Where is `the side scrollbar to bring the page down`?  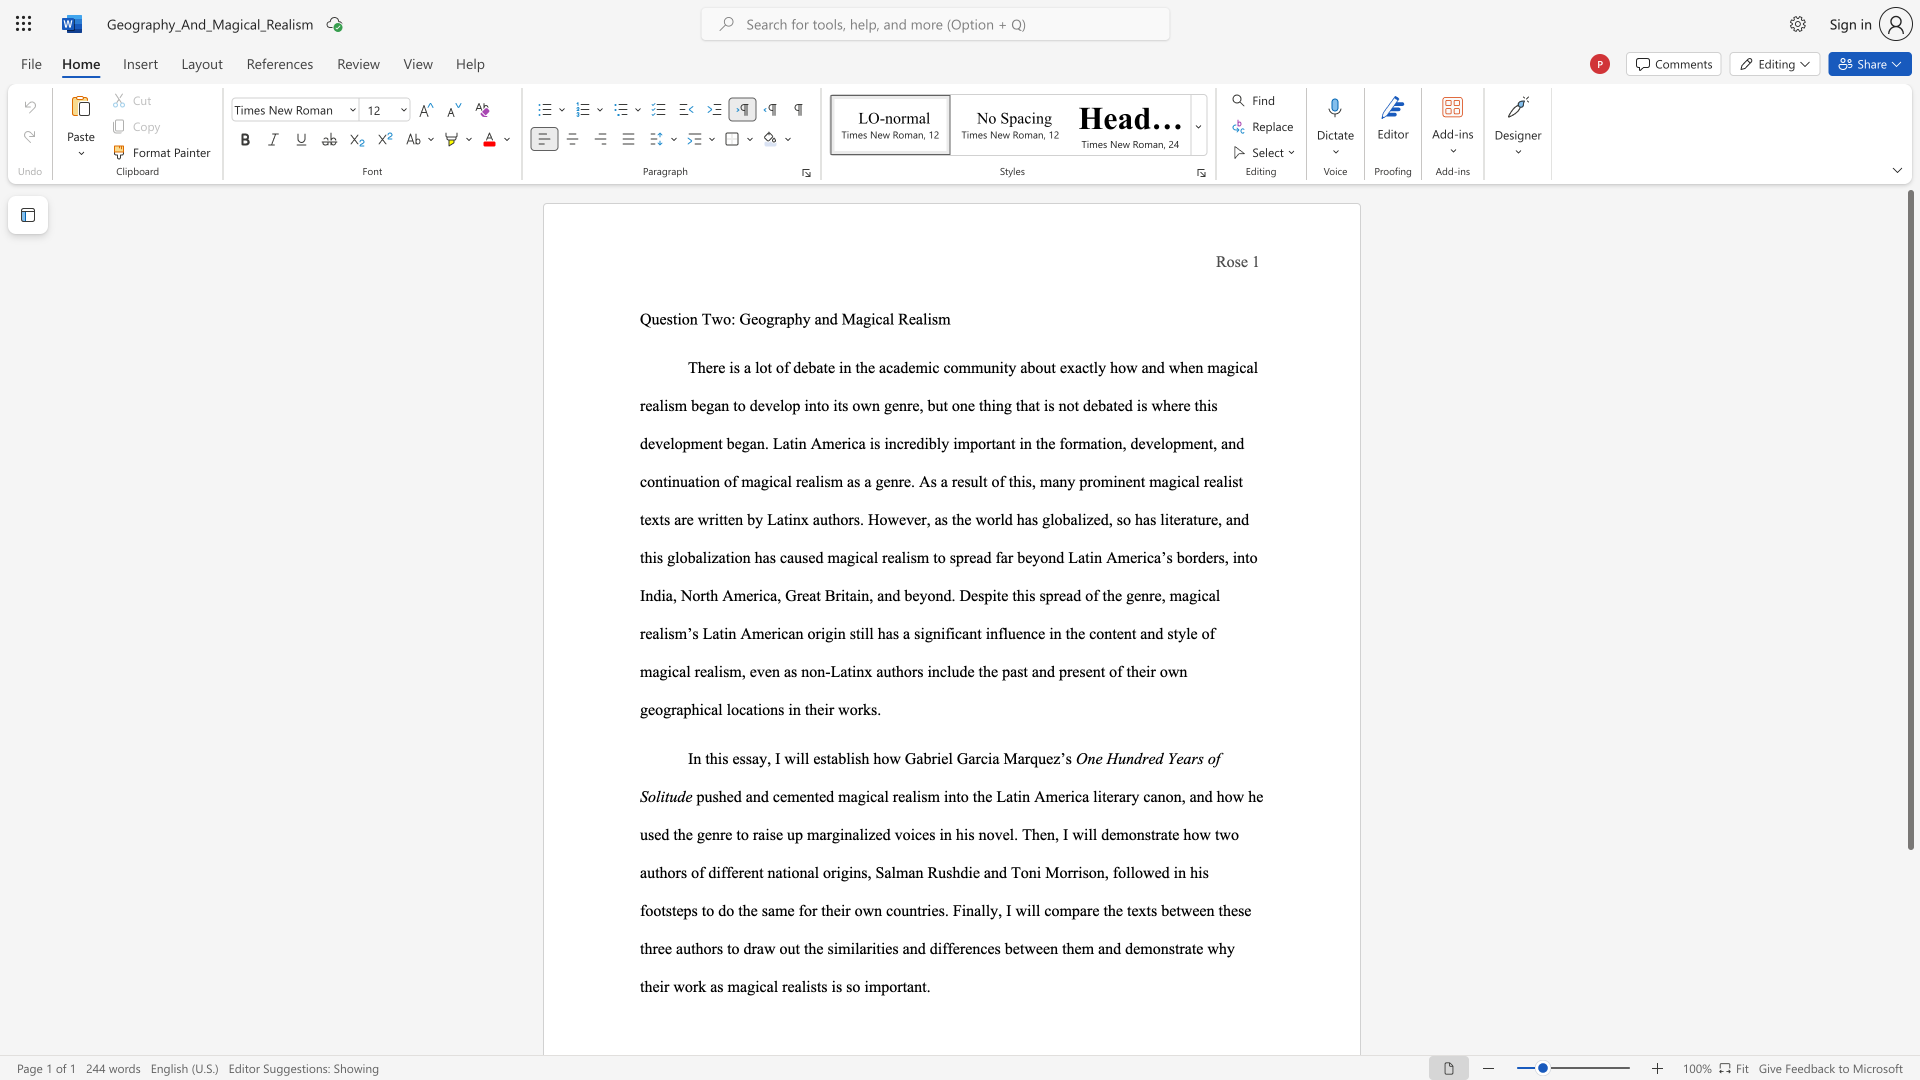 the side scrollbar to bring the page down is located at coordinates (1909, 1010).